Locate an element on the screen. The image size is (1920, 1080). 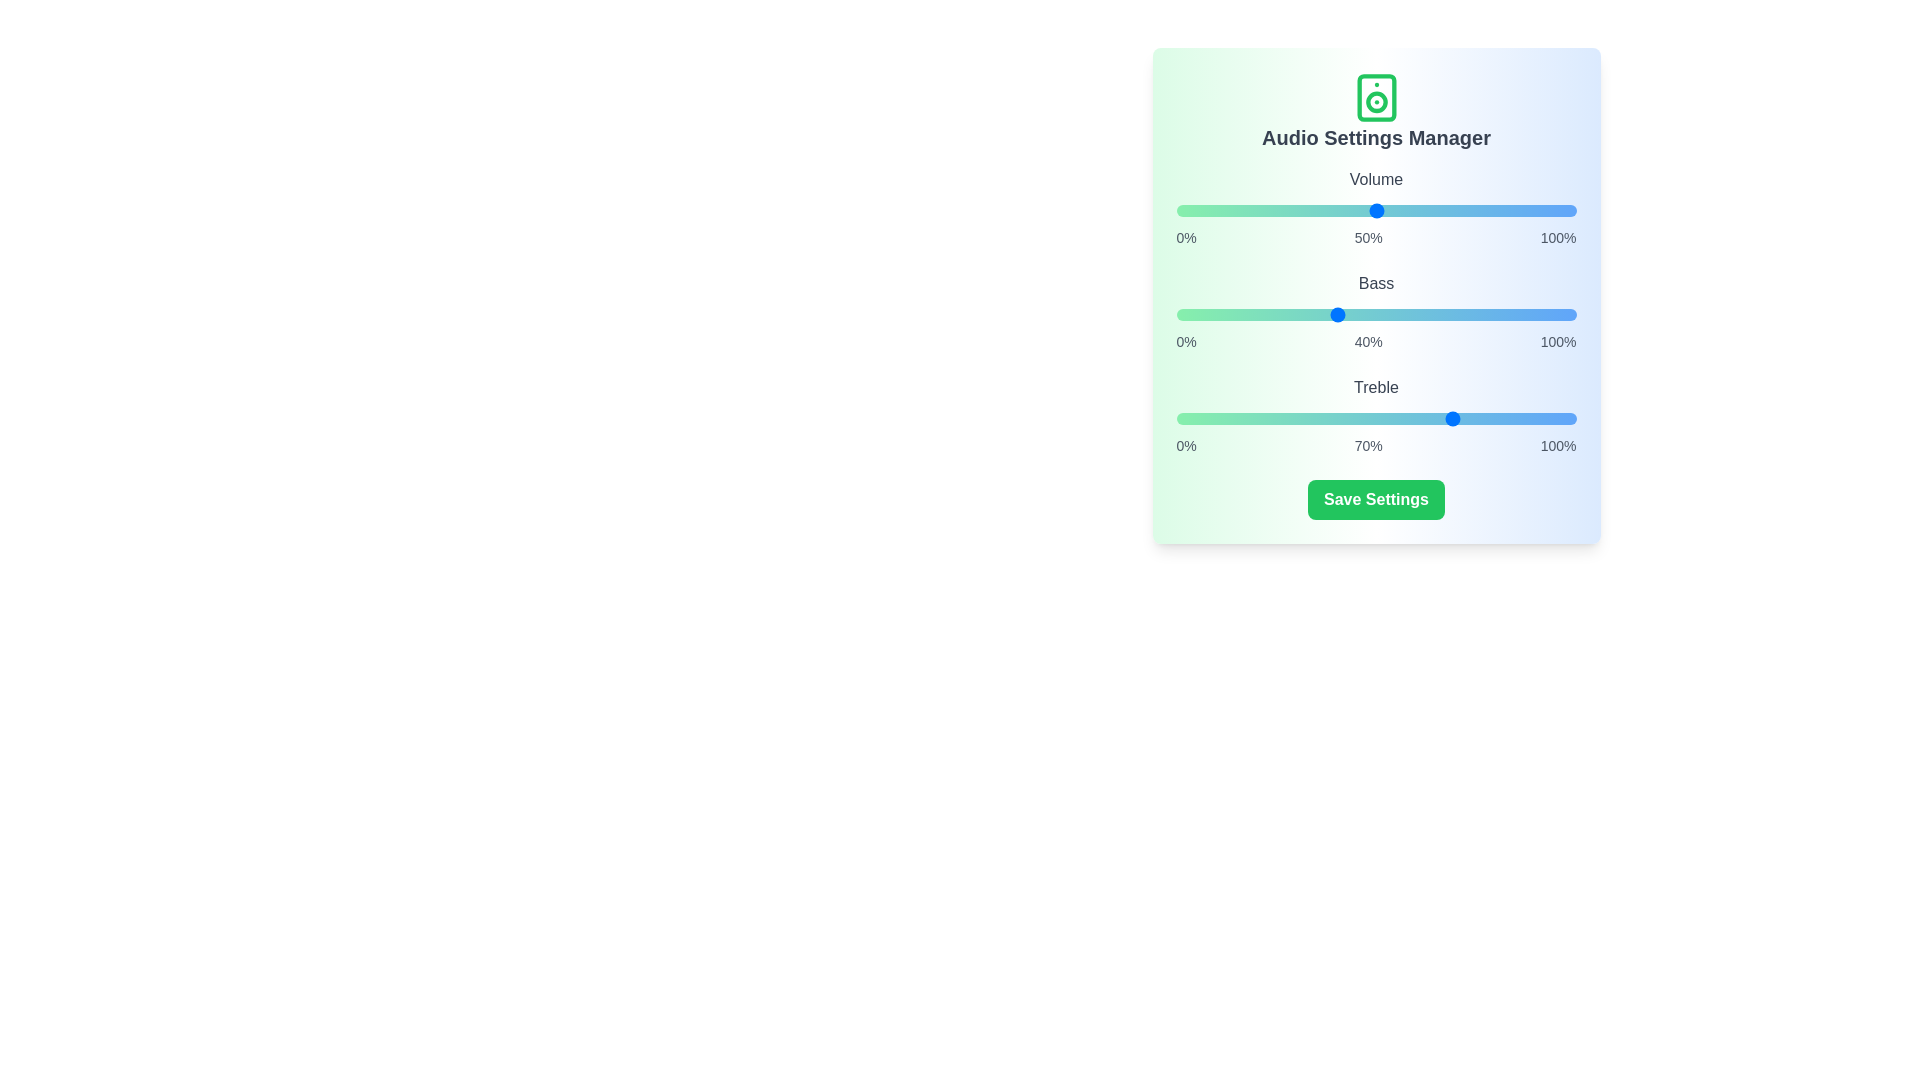
the volume slider to 71% is located at coordinates (1460, 211).